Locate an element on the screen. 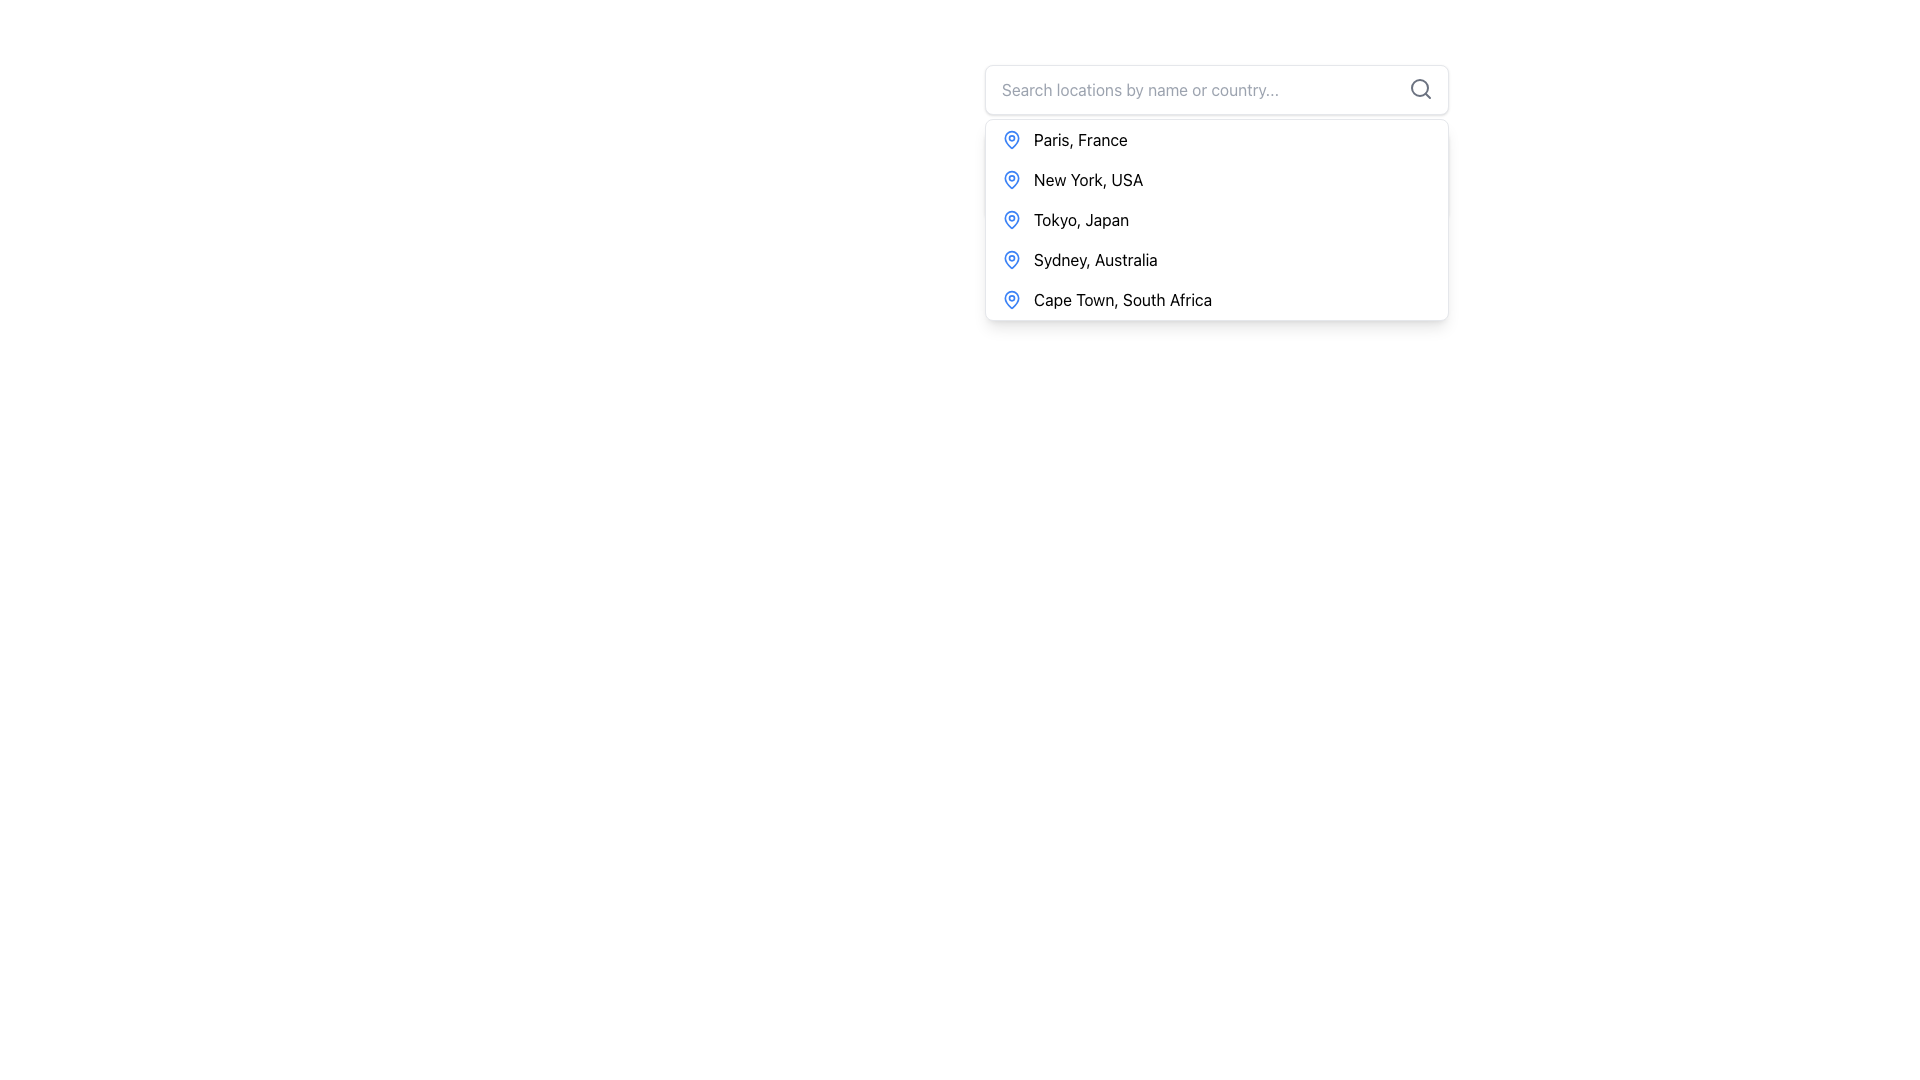 The width and height of the screenshot is (1920, 1080). the first selectable option 'Paris, France' in the dropdown menu is located at coordinates (1216, 138).